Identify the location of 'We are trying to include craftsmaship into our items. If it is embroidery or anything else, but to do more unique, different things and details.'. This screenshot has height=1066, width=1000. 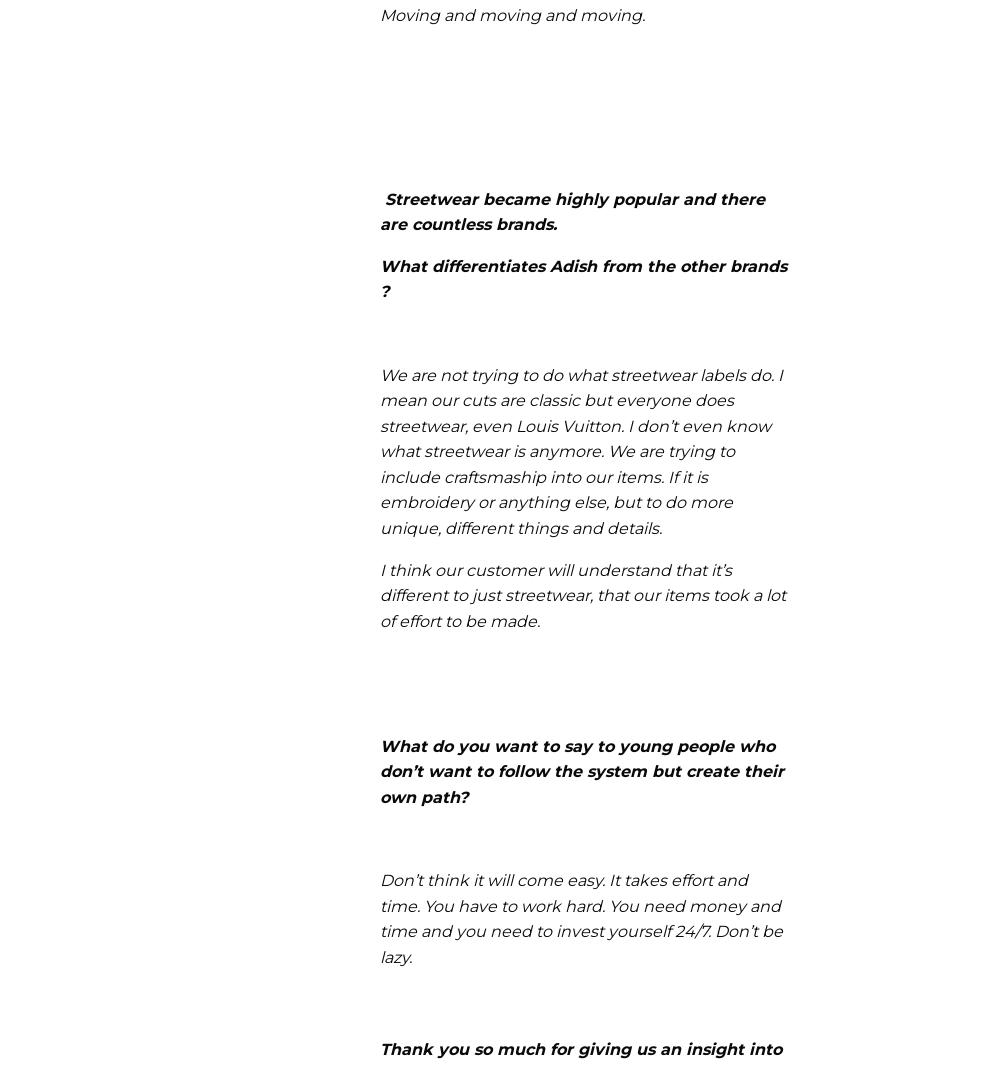
(557, 490).